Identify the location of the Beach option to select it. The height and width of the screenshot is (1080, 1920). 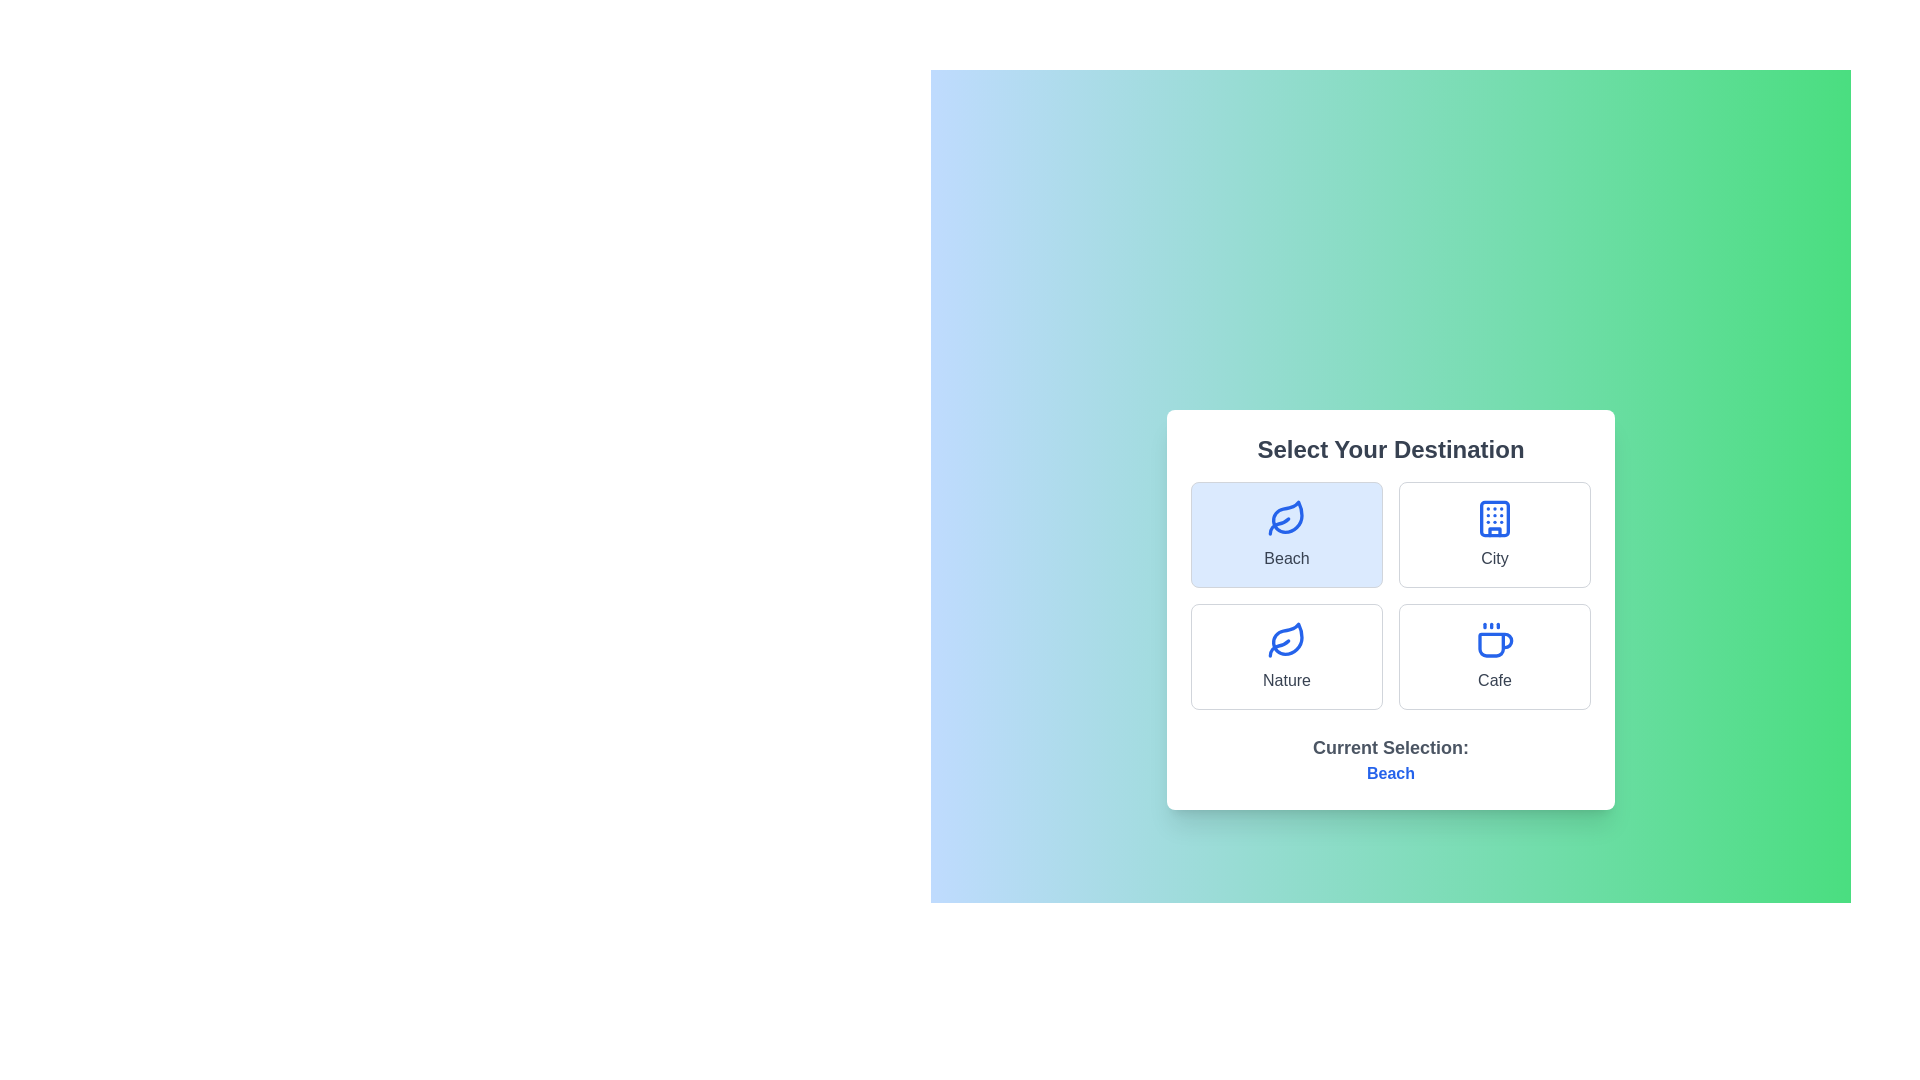
(1286, 534).